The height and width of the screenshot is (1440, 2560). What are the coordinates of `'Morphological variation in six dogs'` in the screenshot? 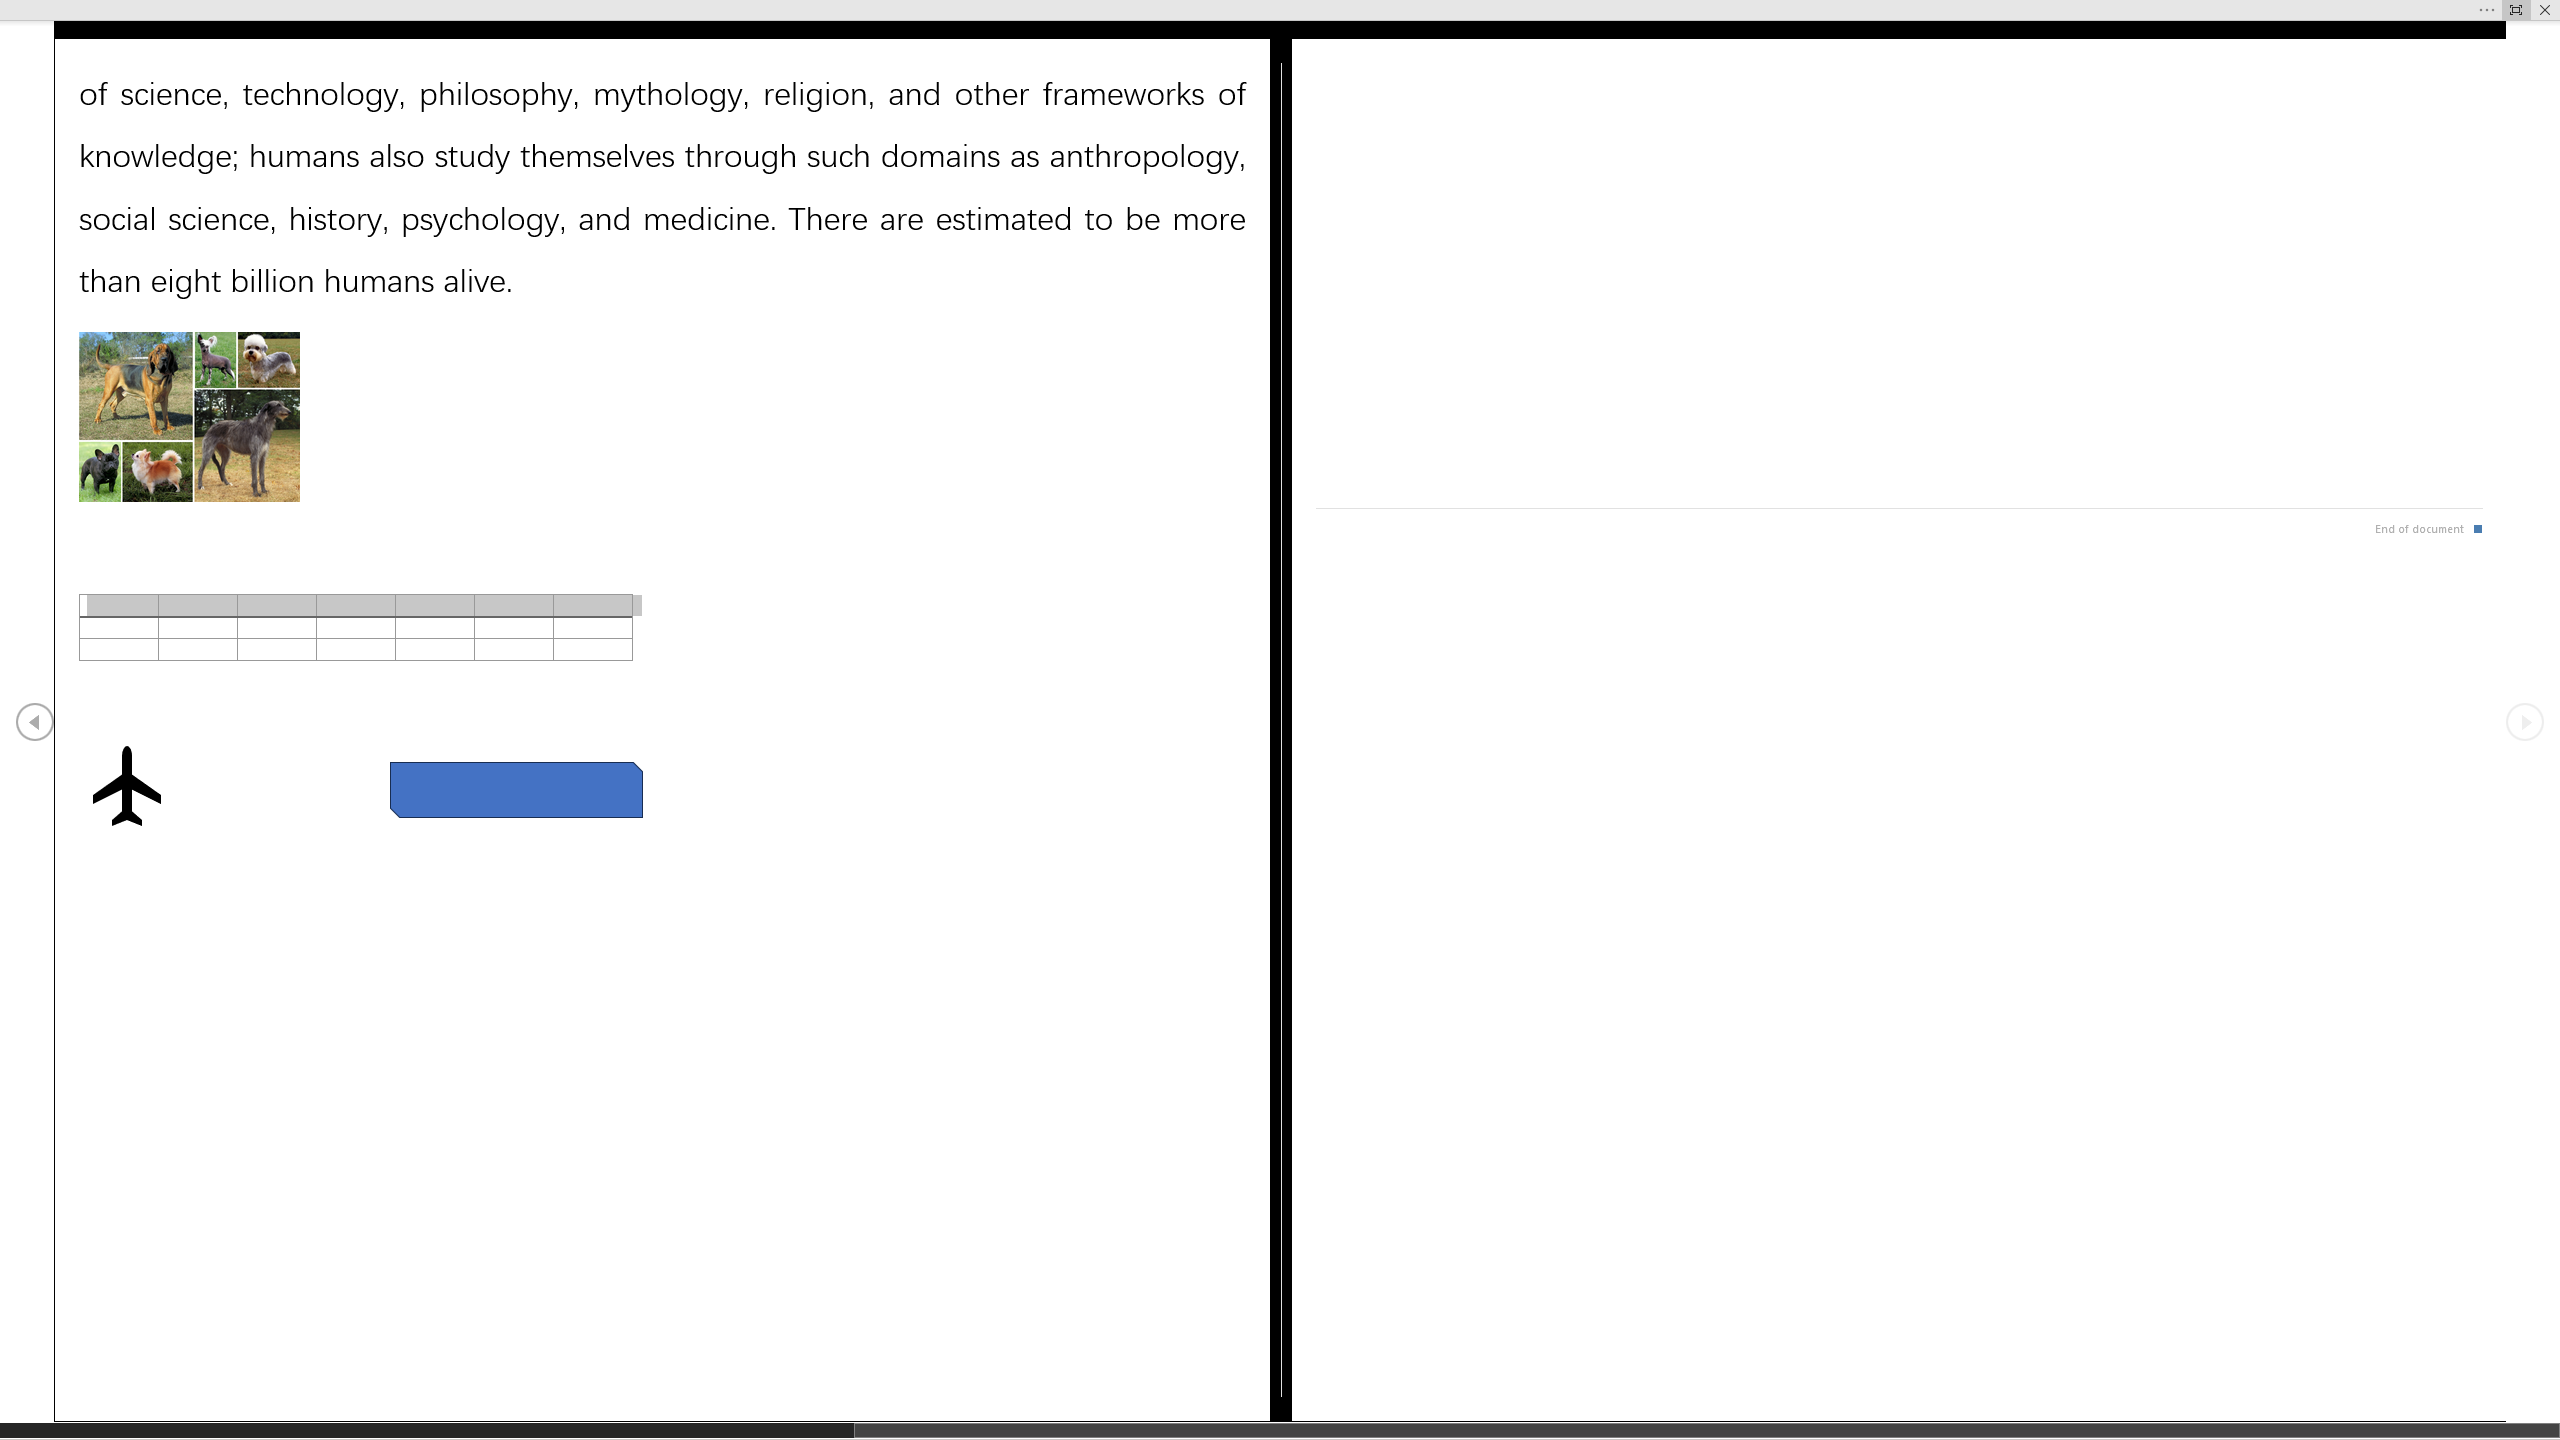 It's located at (187, 417).